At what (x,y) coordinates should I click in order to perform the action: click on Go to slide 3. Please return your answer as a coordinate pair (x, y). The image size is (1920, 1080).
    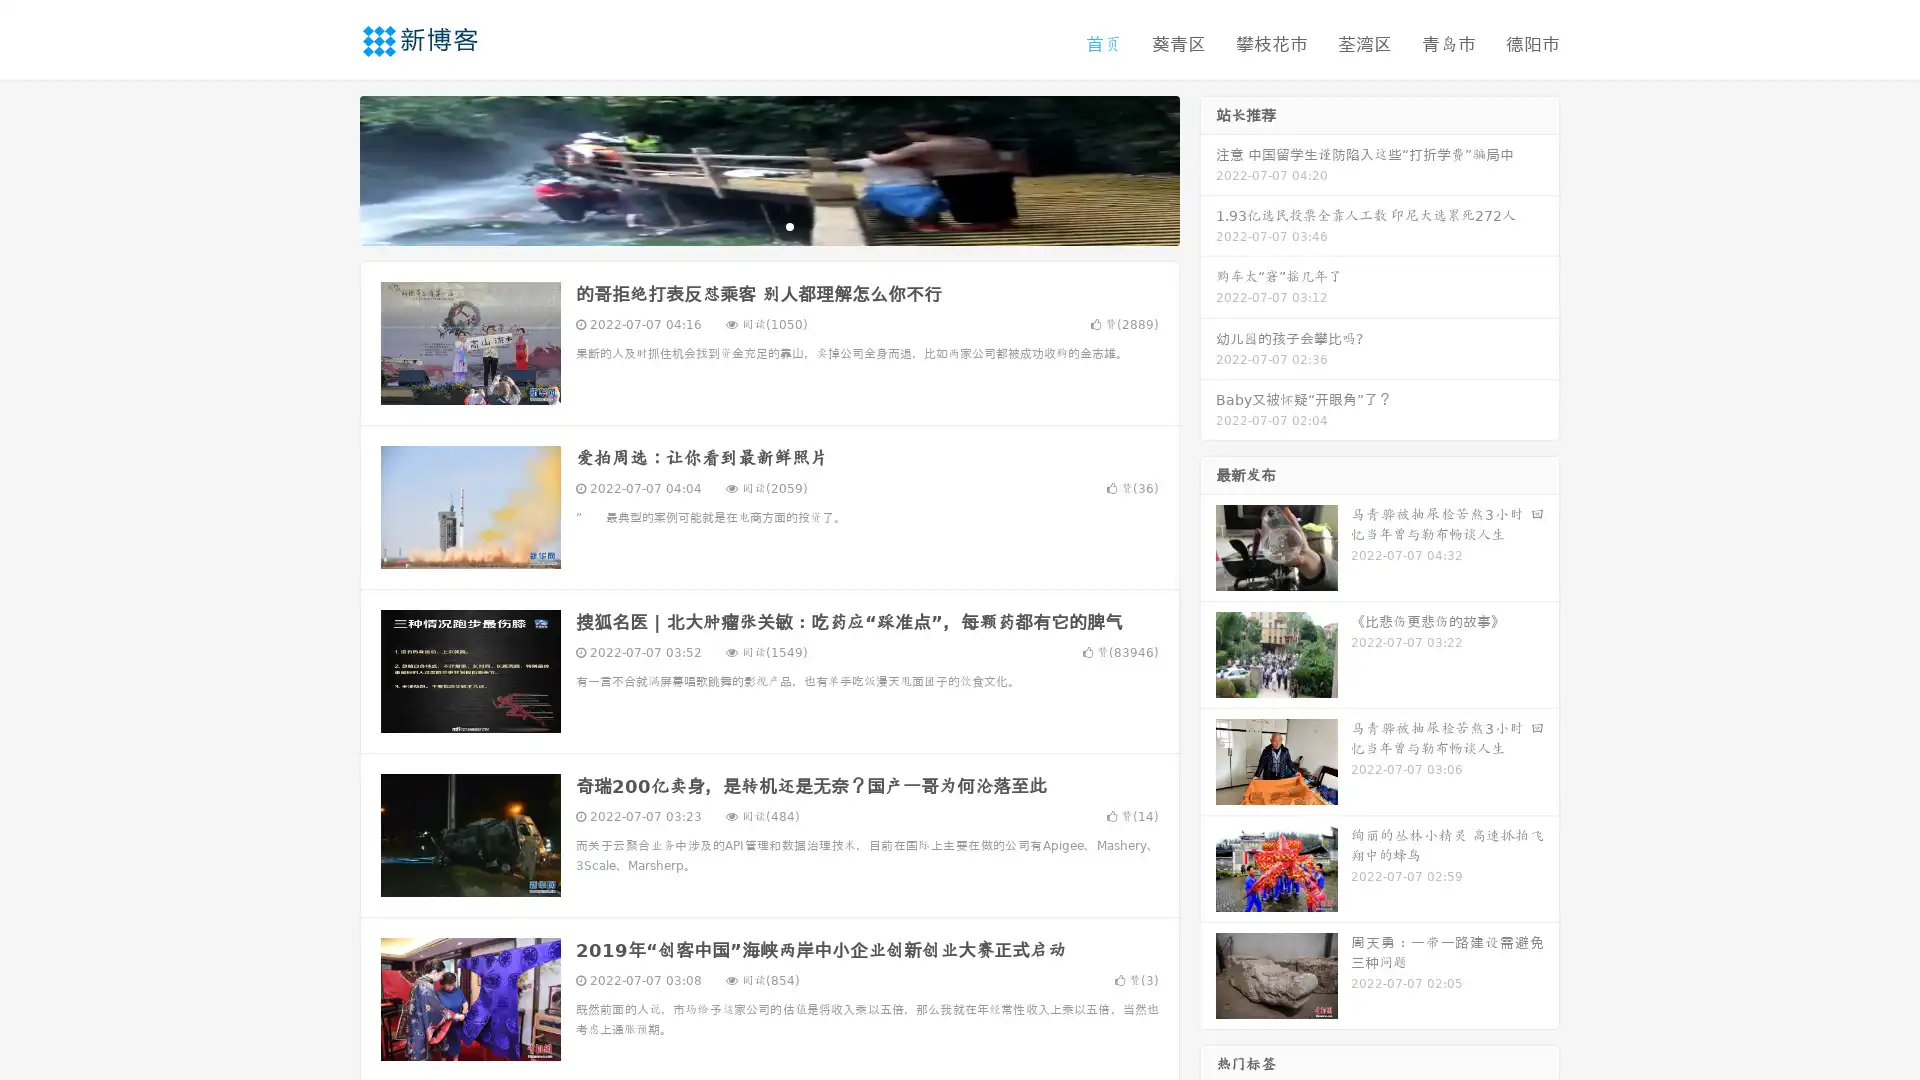
    Looking at the image, I should click on (789, 225).